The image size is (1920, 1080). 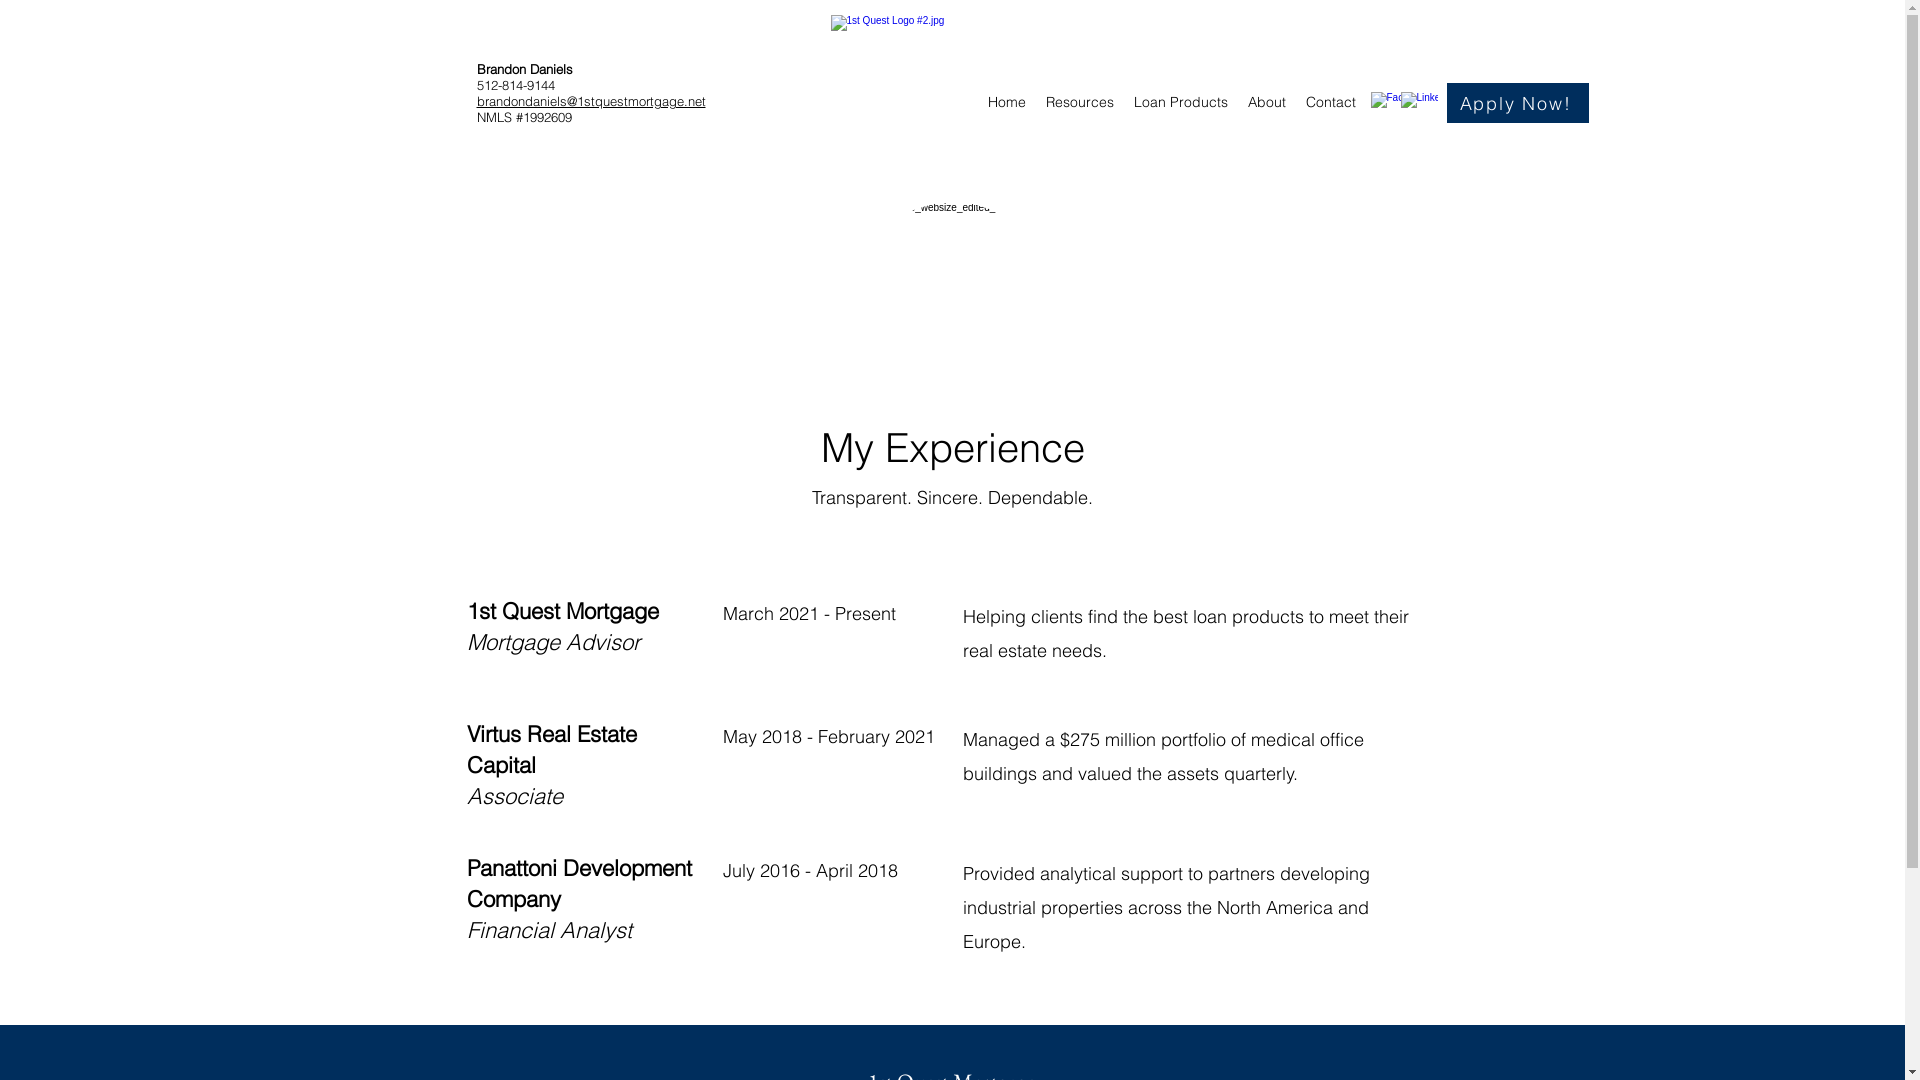 I want to click on 'brandondaniels@1stquestmortgage.net', so click(x=589, y=100).